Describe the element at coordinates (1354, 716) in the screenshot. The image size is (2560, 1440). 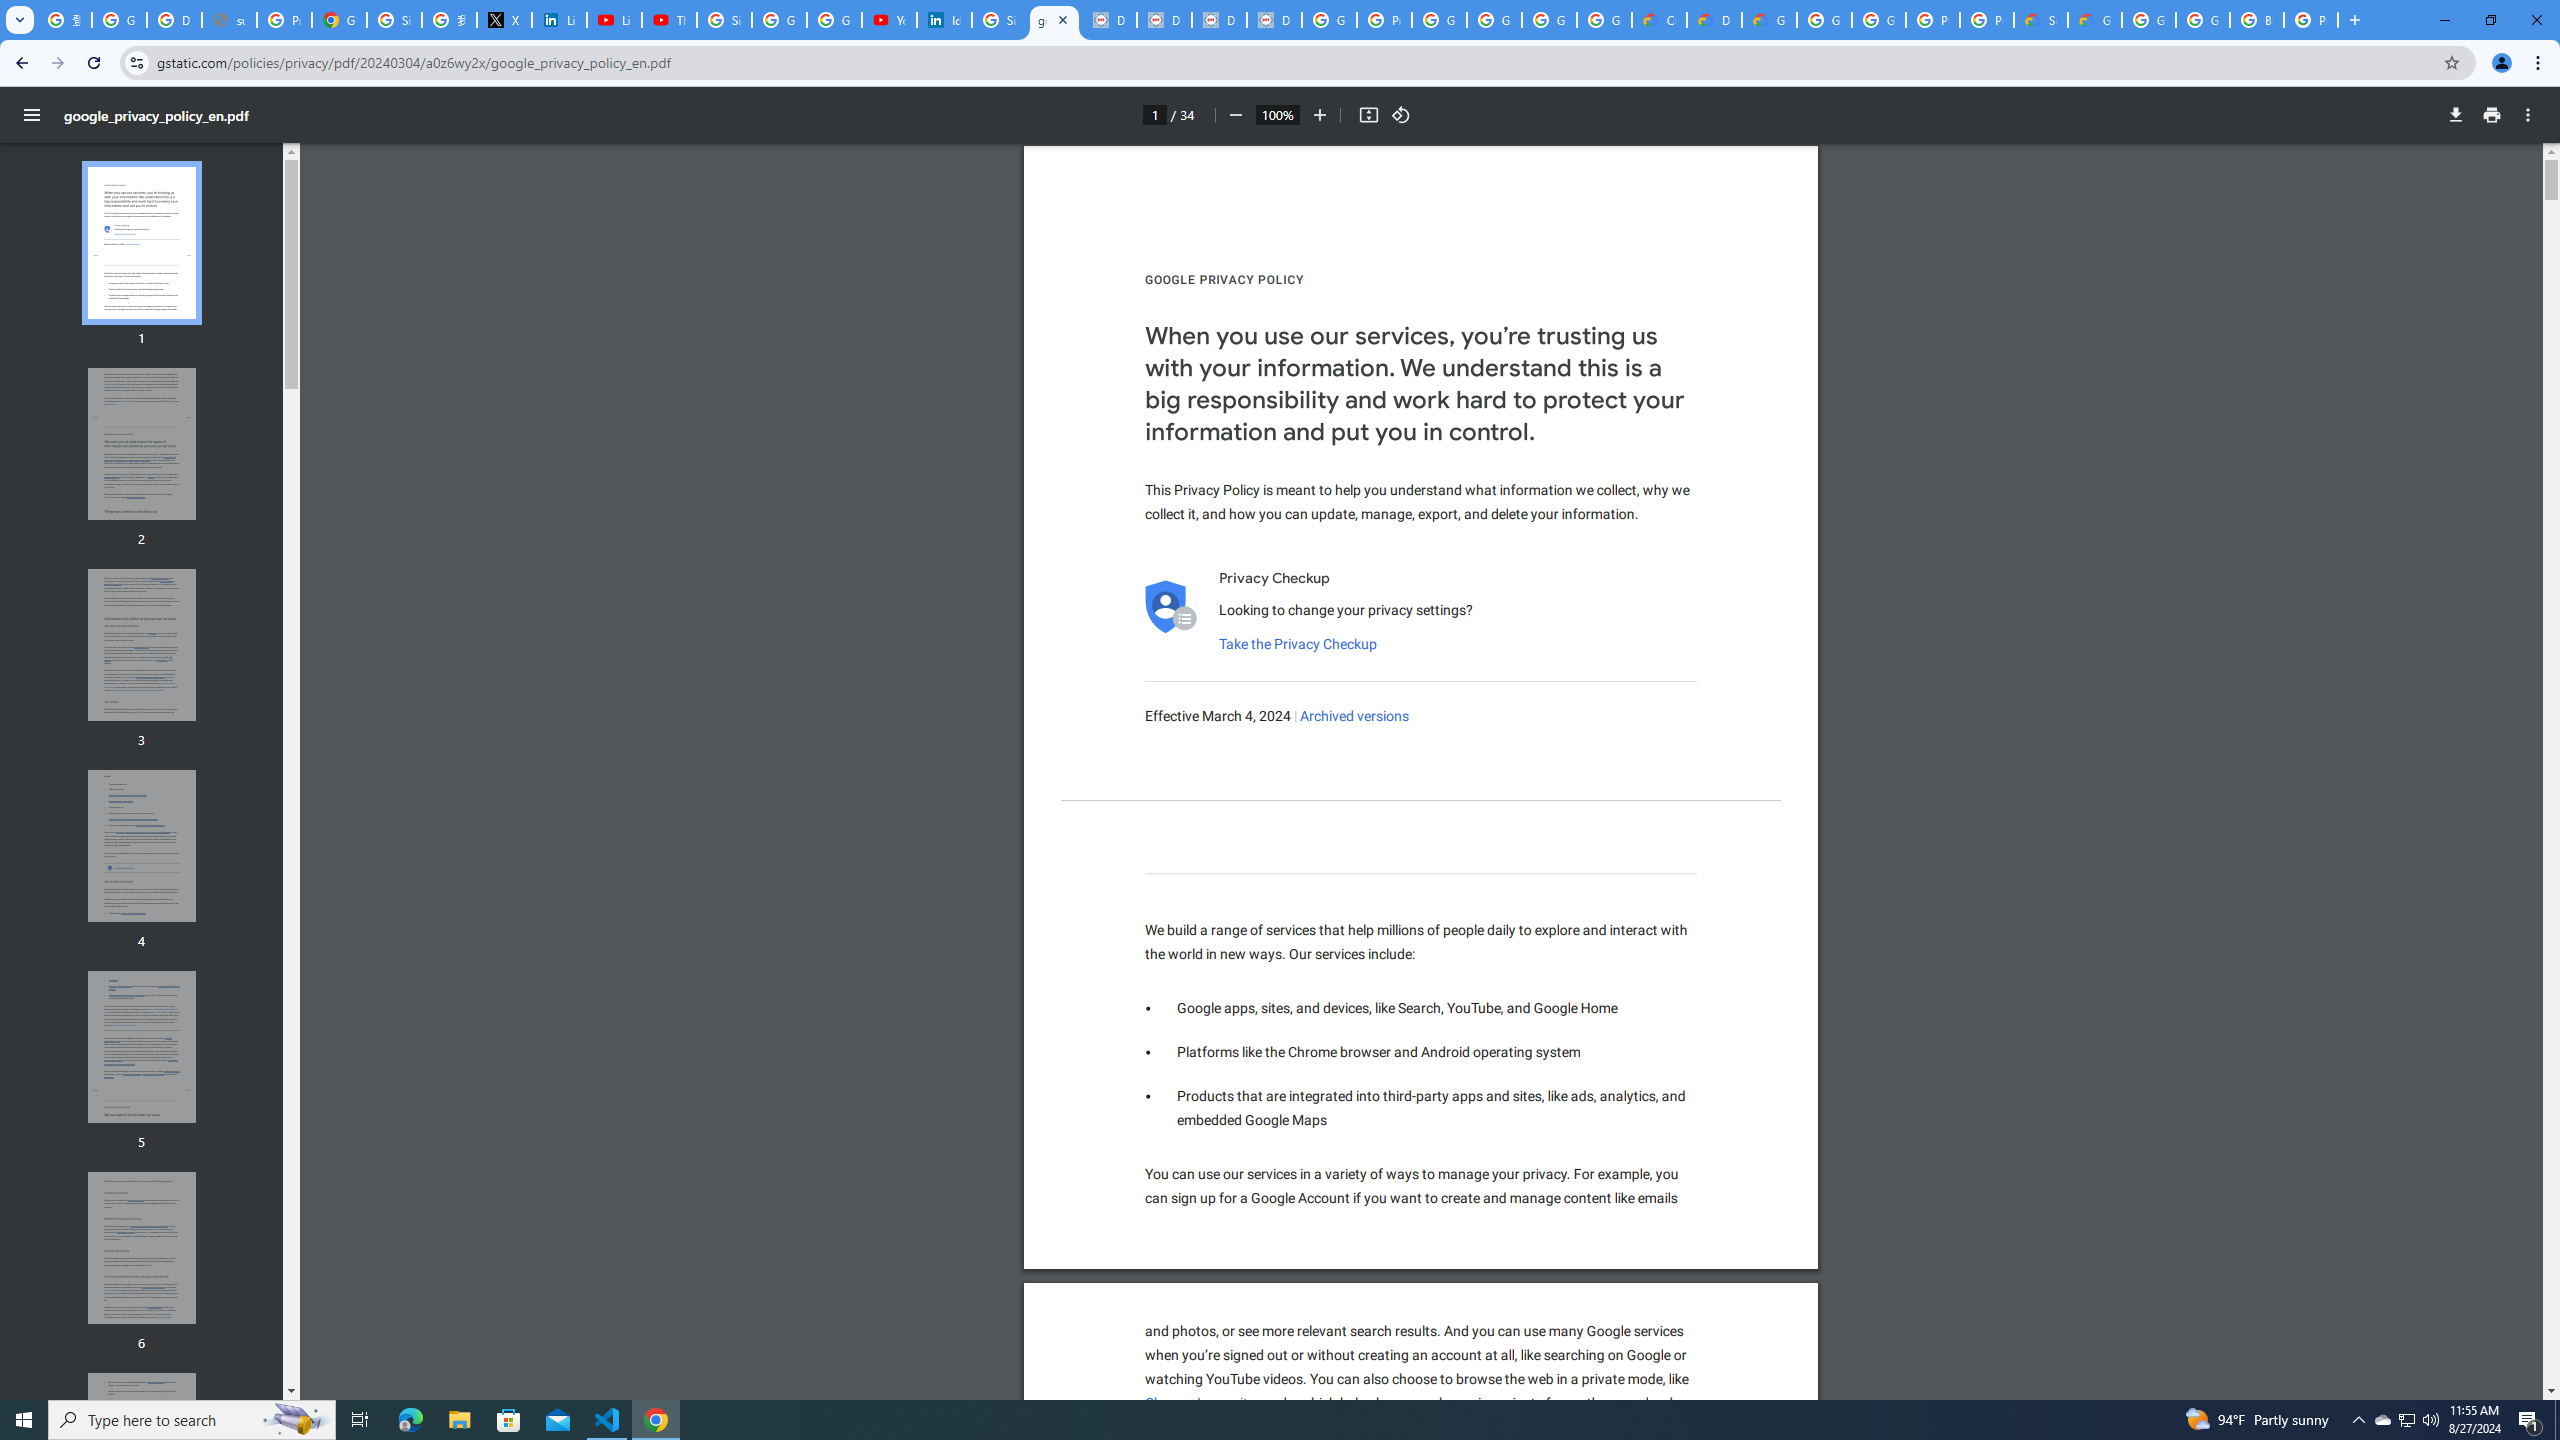
I see `'Archived versions'` at that location.